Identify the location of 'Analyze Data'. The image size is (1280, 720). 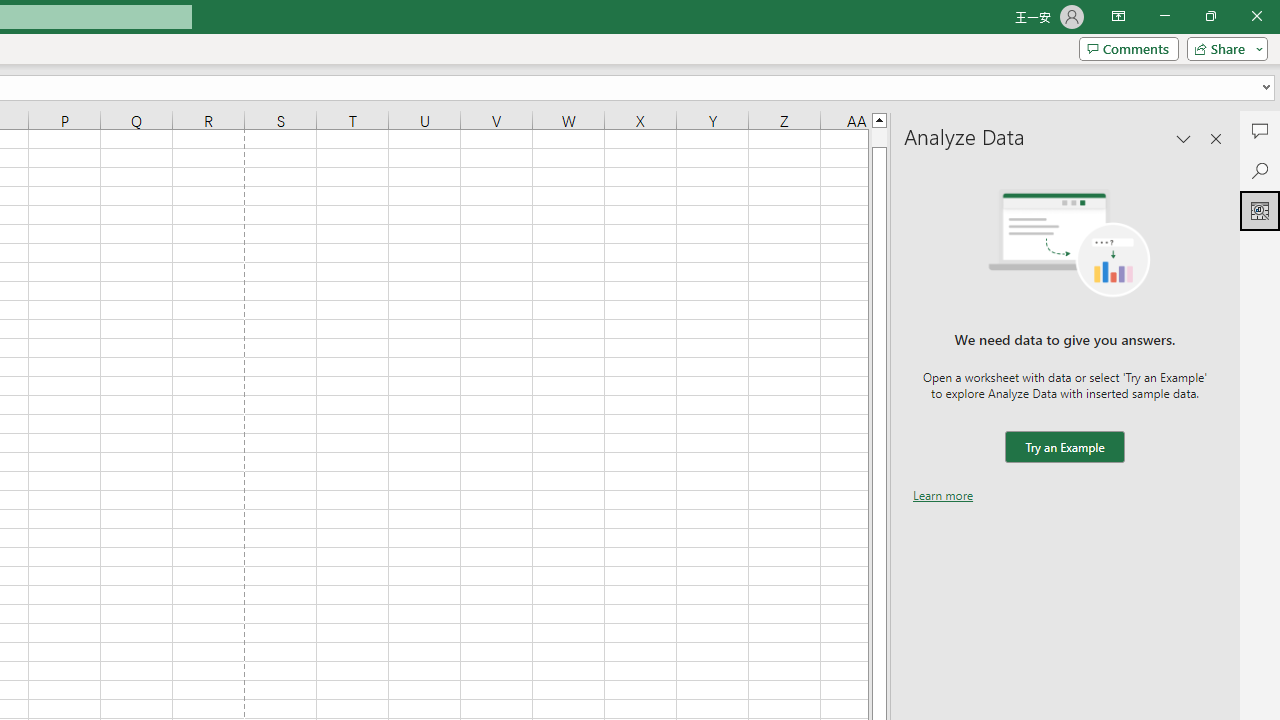
(1259, 210).